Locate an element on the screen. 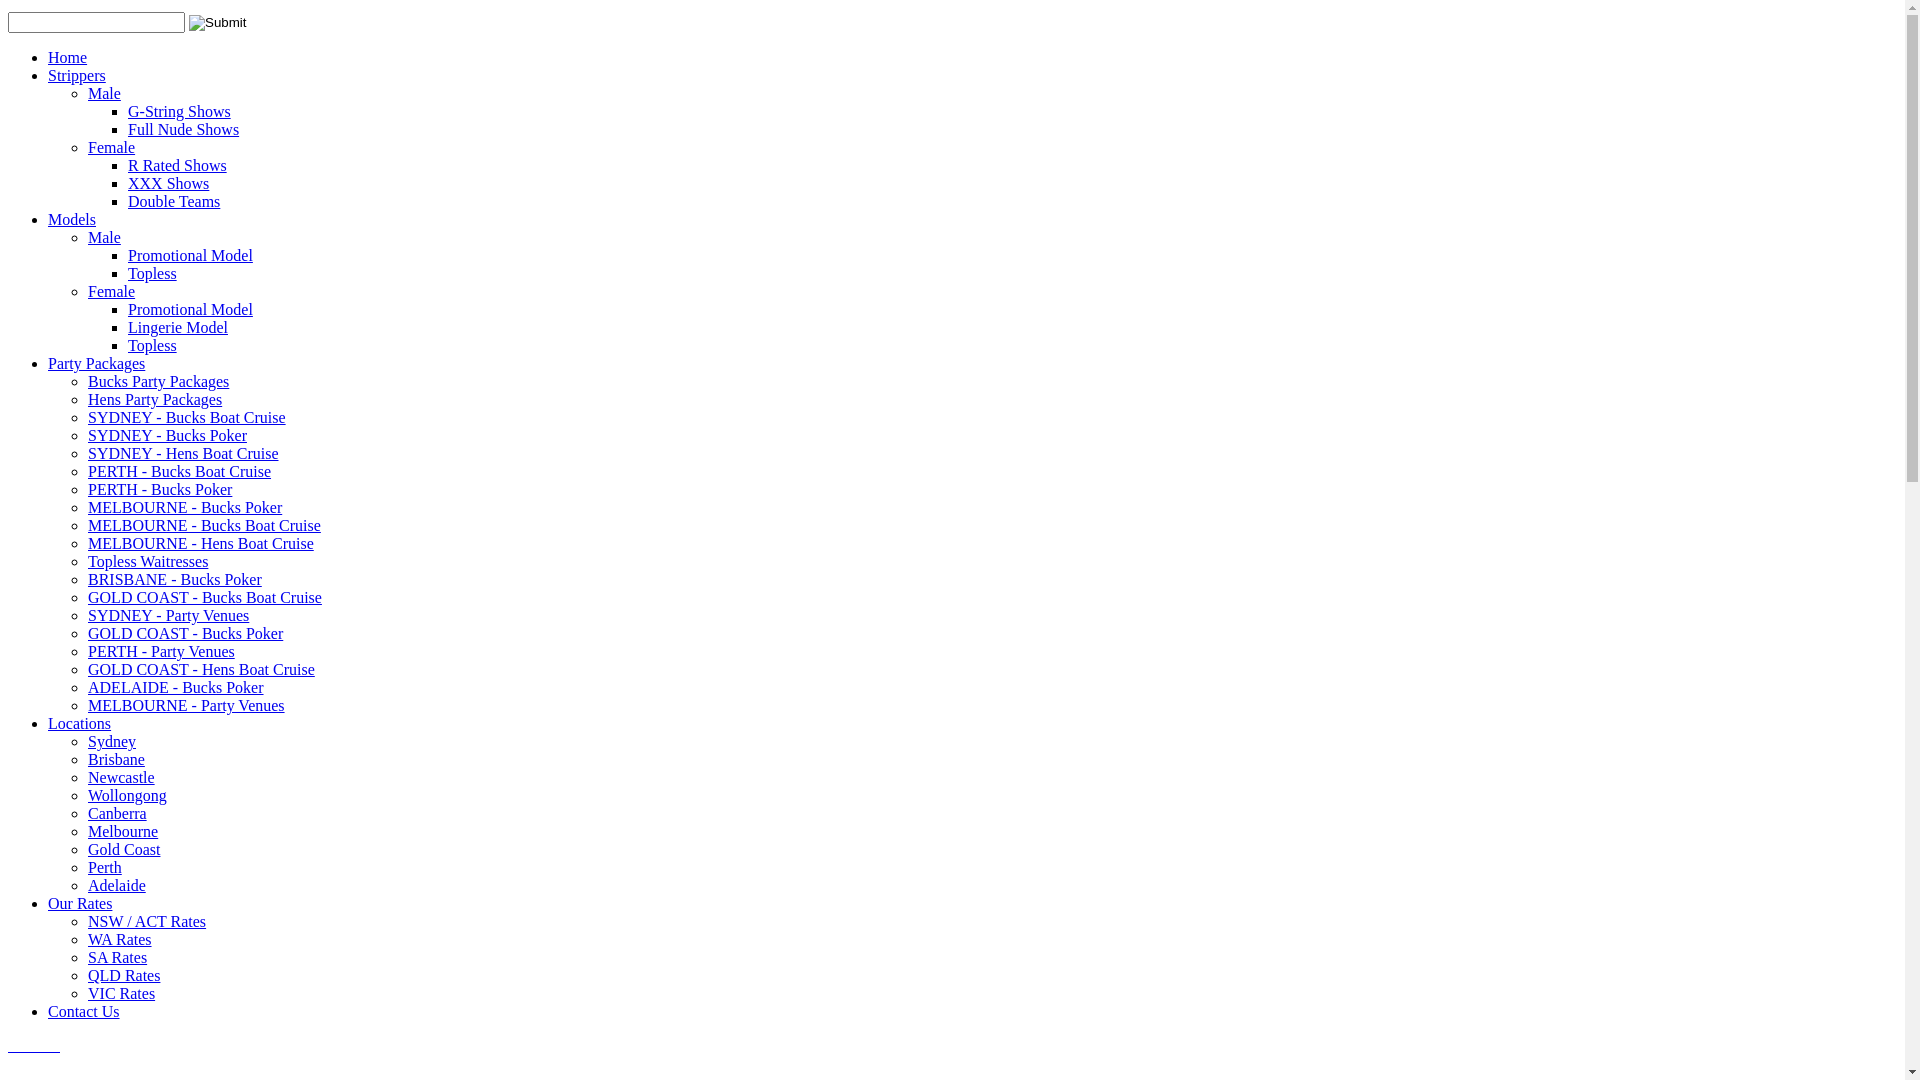  'Lingerie Model' is located at coordinates (177, 326).